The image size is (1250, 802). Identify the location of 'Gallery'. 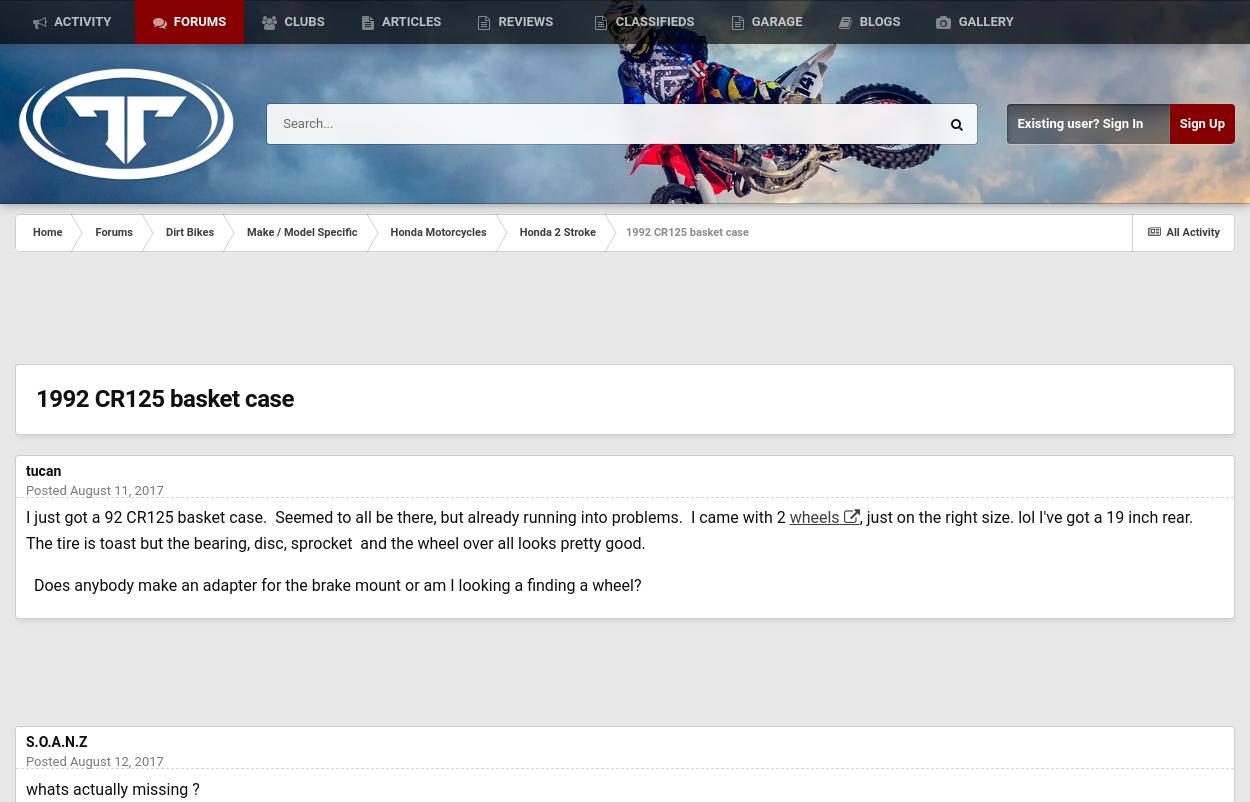
(983, 21).